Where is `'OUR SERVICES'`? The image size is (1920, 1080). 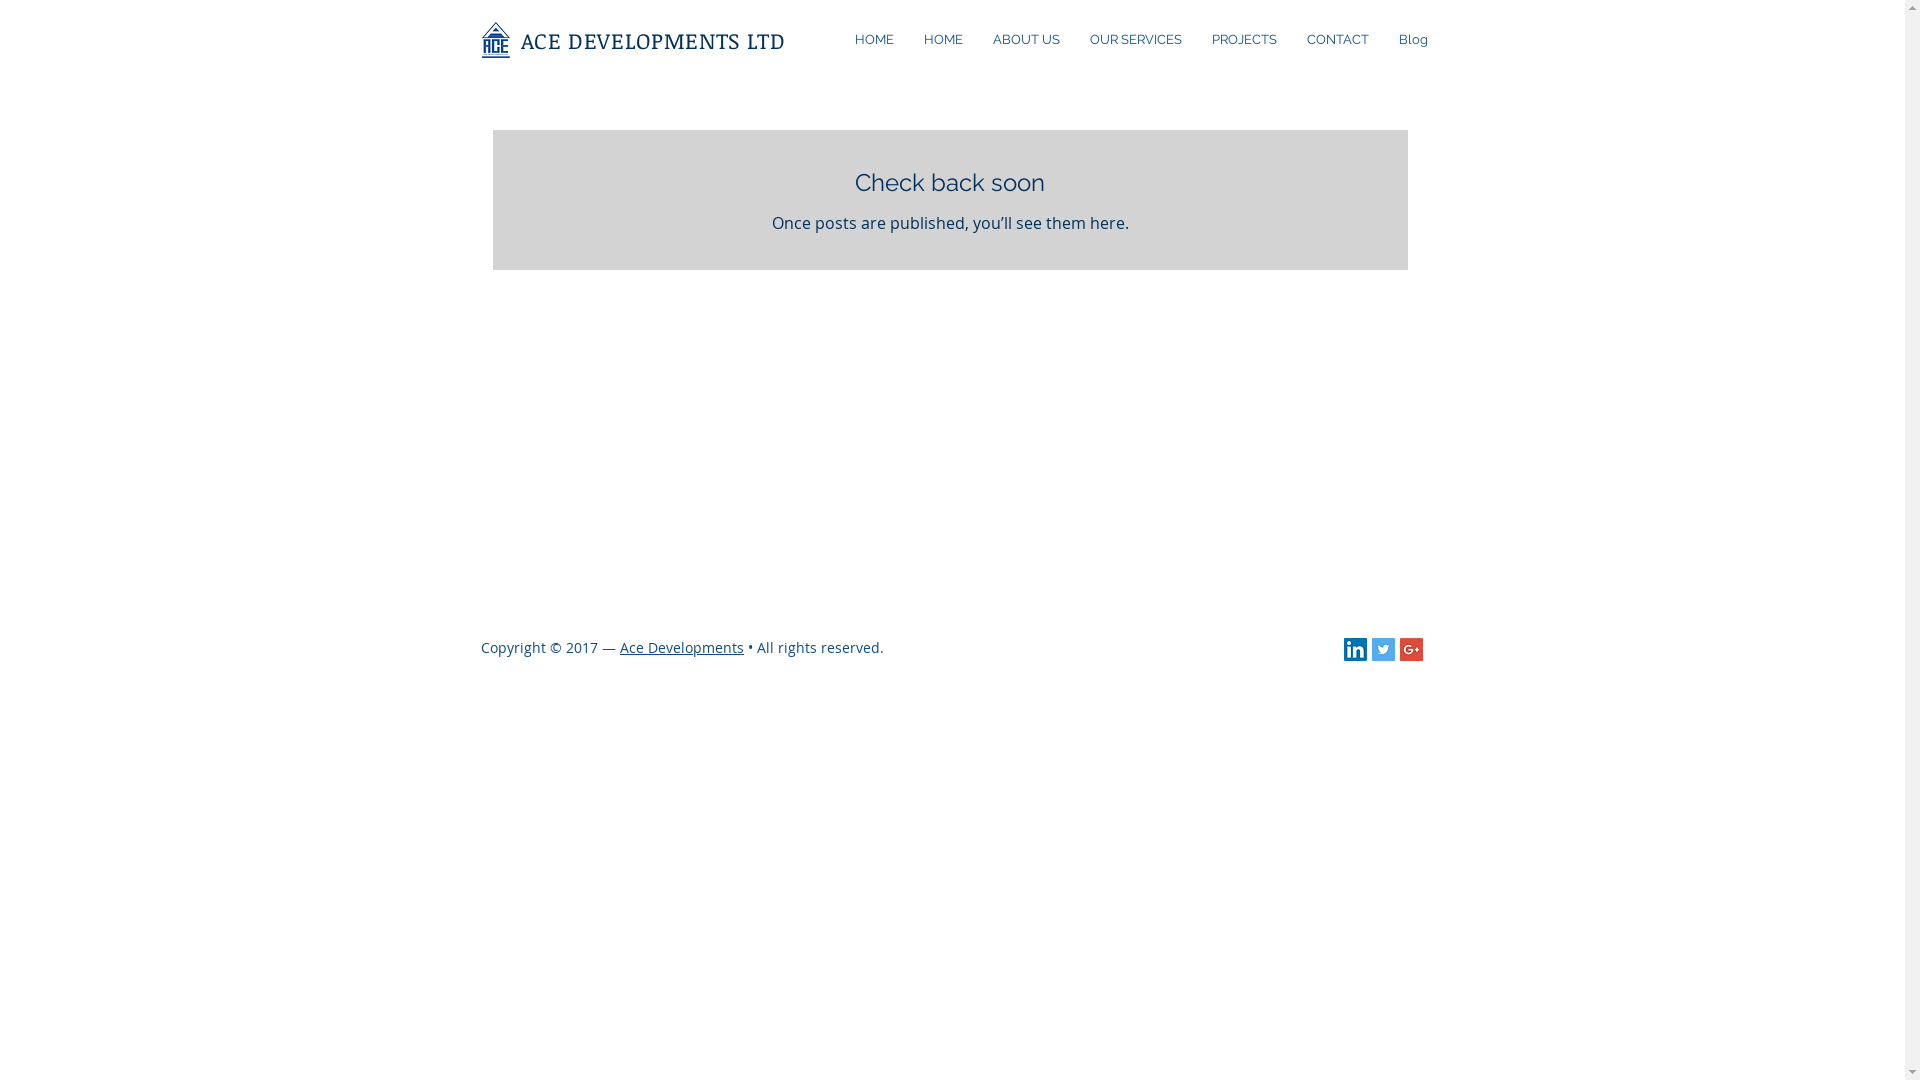 'OUR SERVICES' is located at coordinates (1134, 39).